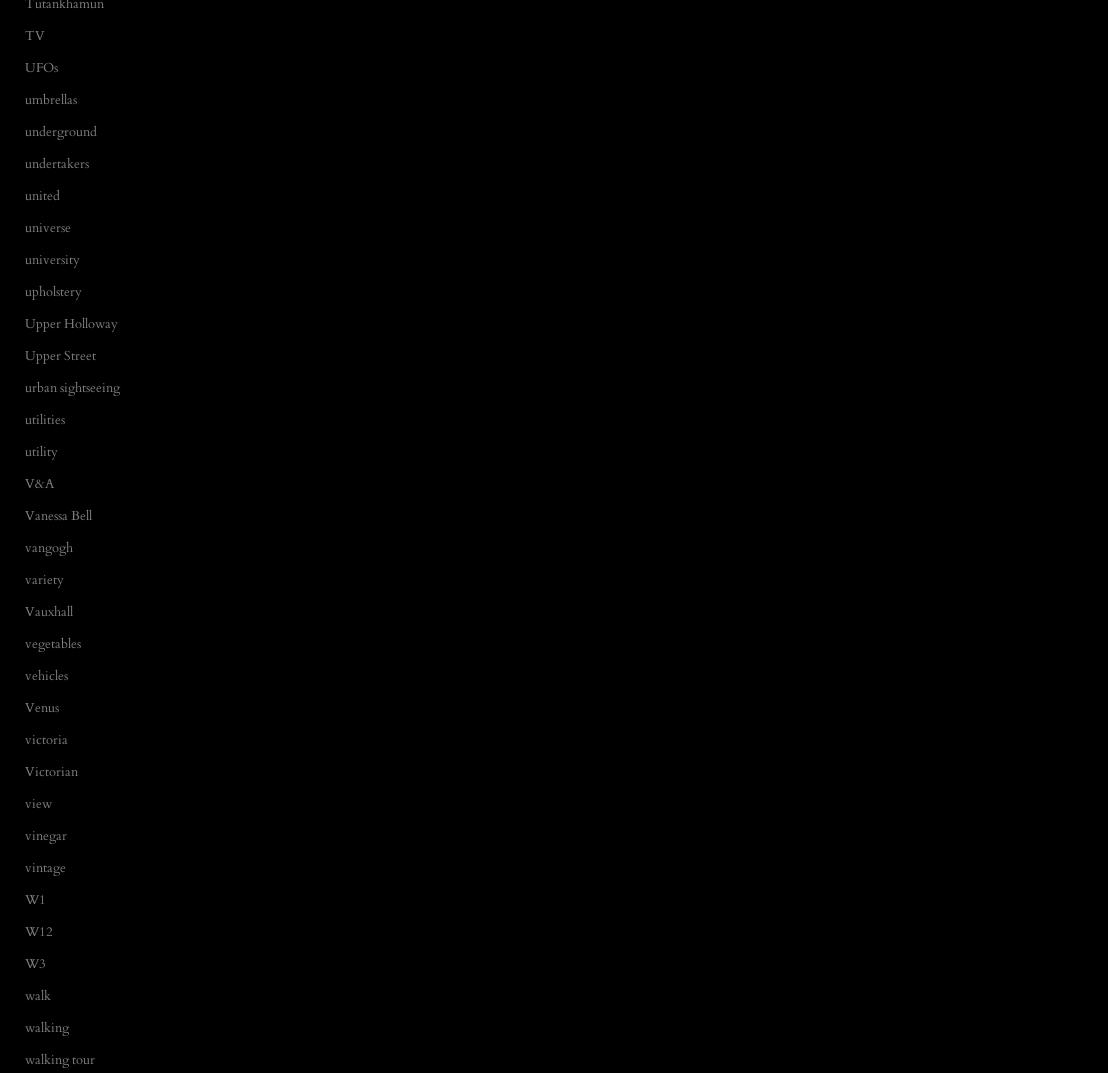  I want to click on 'Upper Holloway', so click(70, 322).